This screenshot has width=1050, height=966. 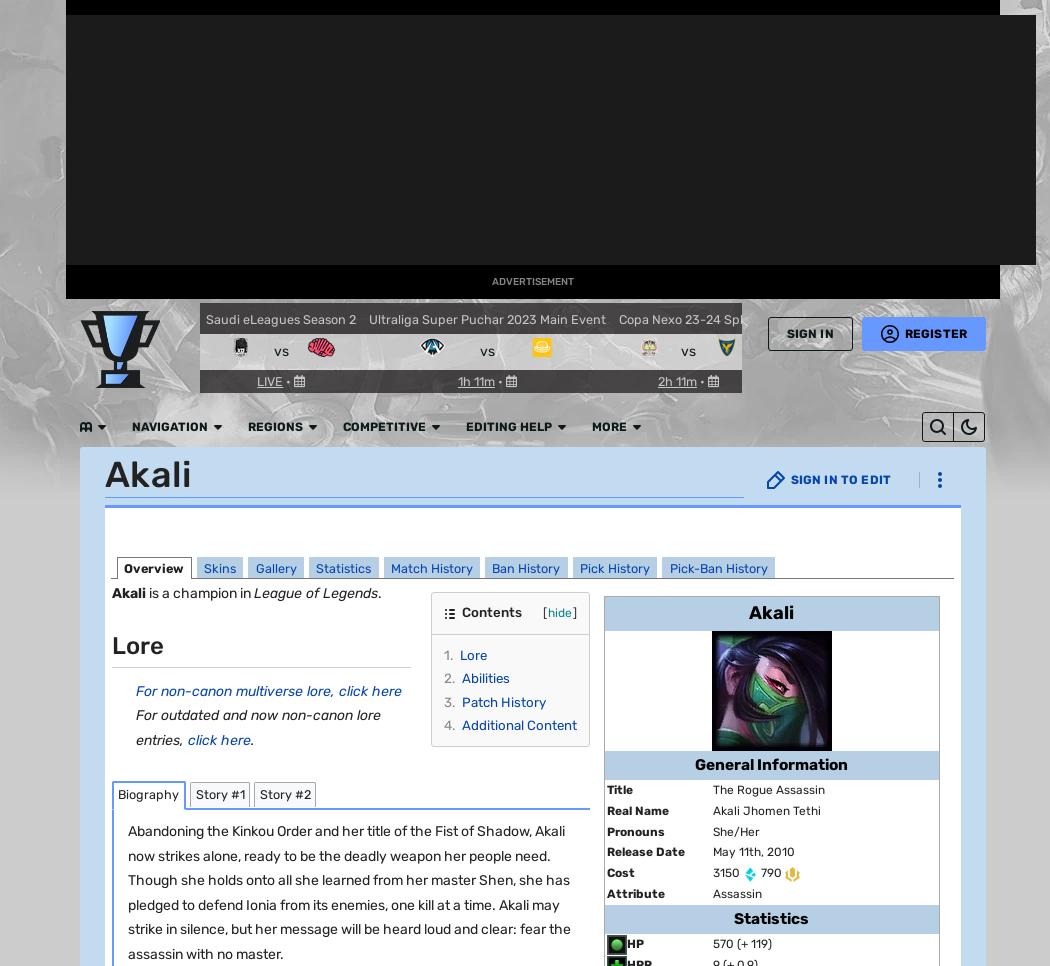 What do you see at coordinates (195, 621) in the screenshot?
I see `'Recent Images'` at bounding box center [195, 621].